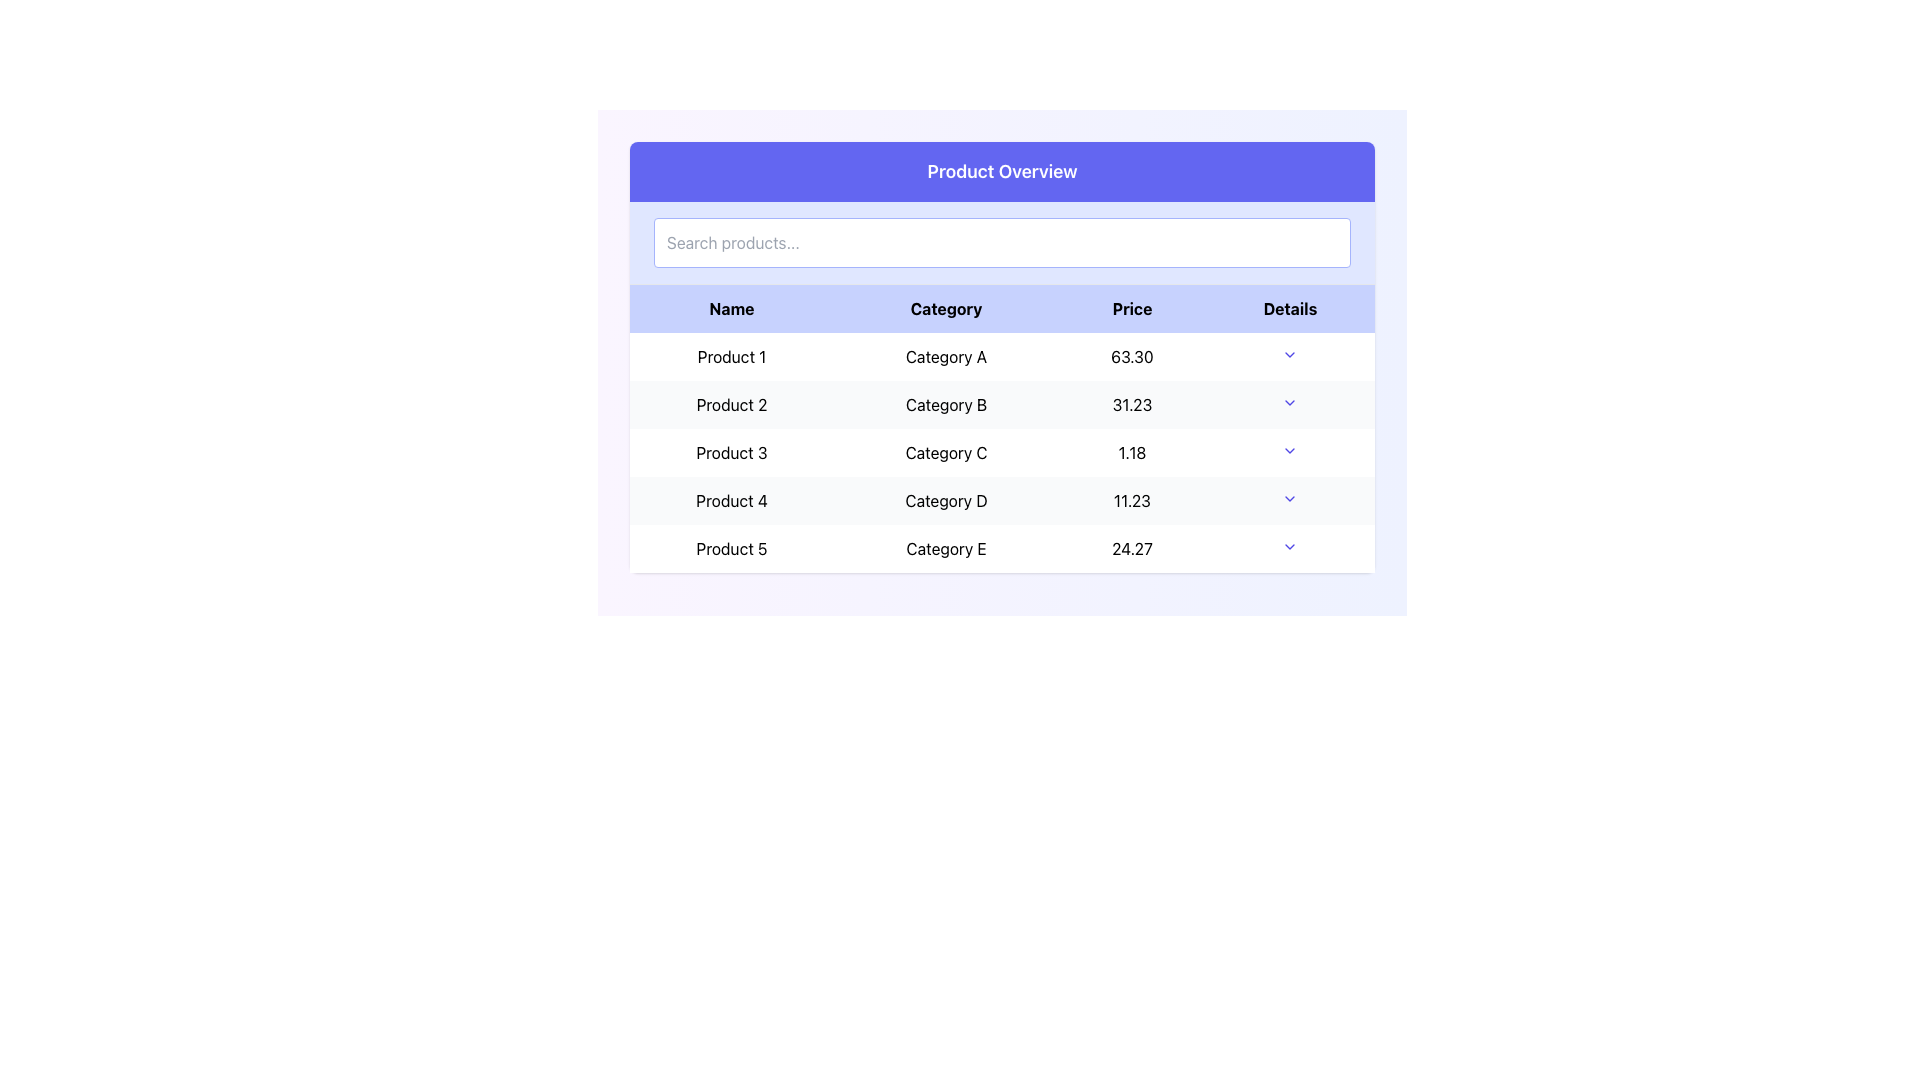  What do you see at coordinates (945, 500) in the screenshot?
I see `the label in the fourth row of the table that indicates the category of 'Product 4'` at bounding box center [945, 500].